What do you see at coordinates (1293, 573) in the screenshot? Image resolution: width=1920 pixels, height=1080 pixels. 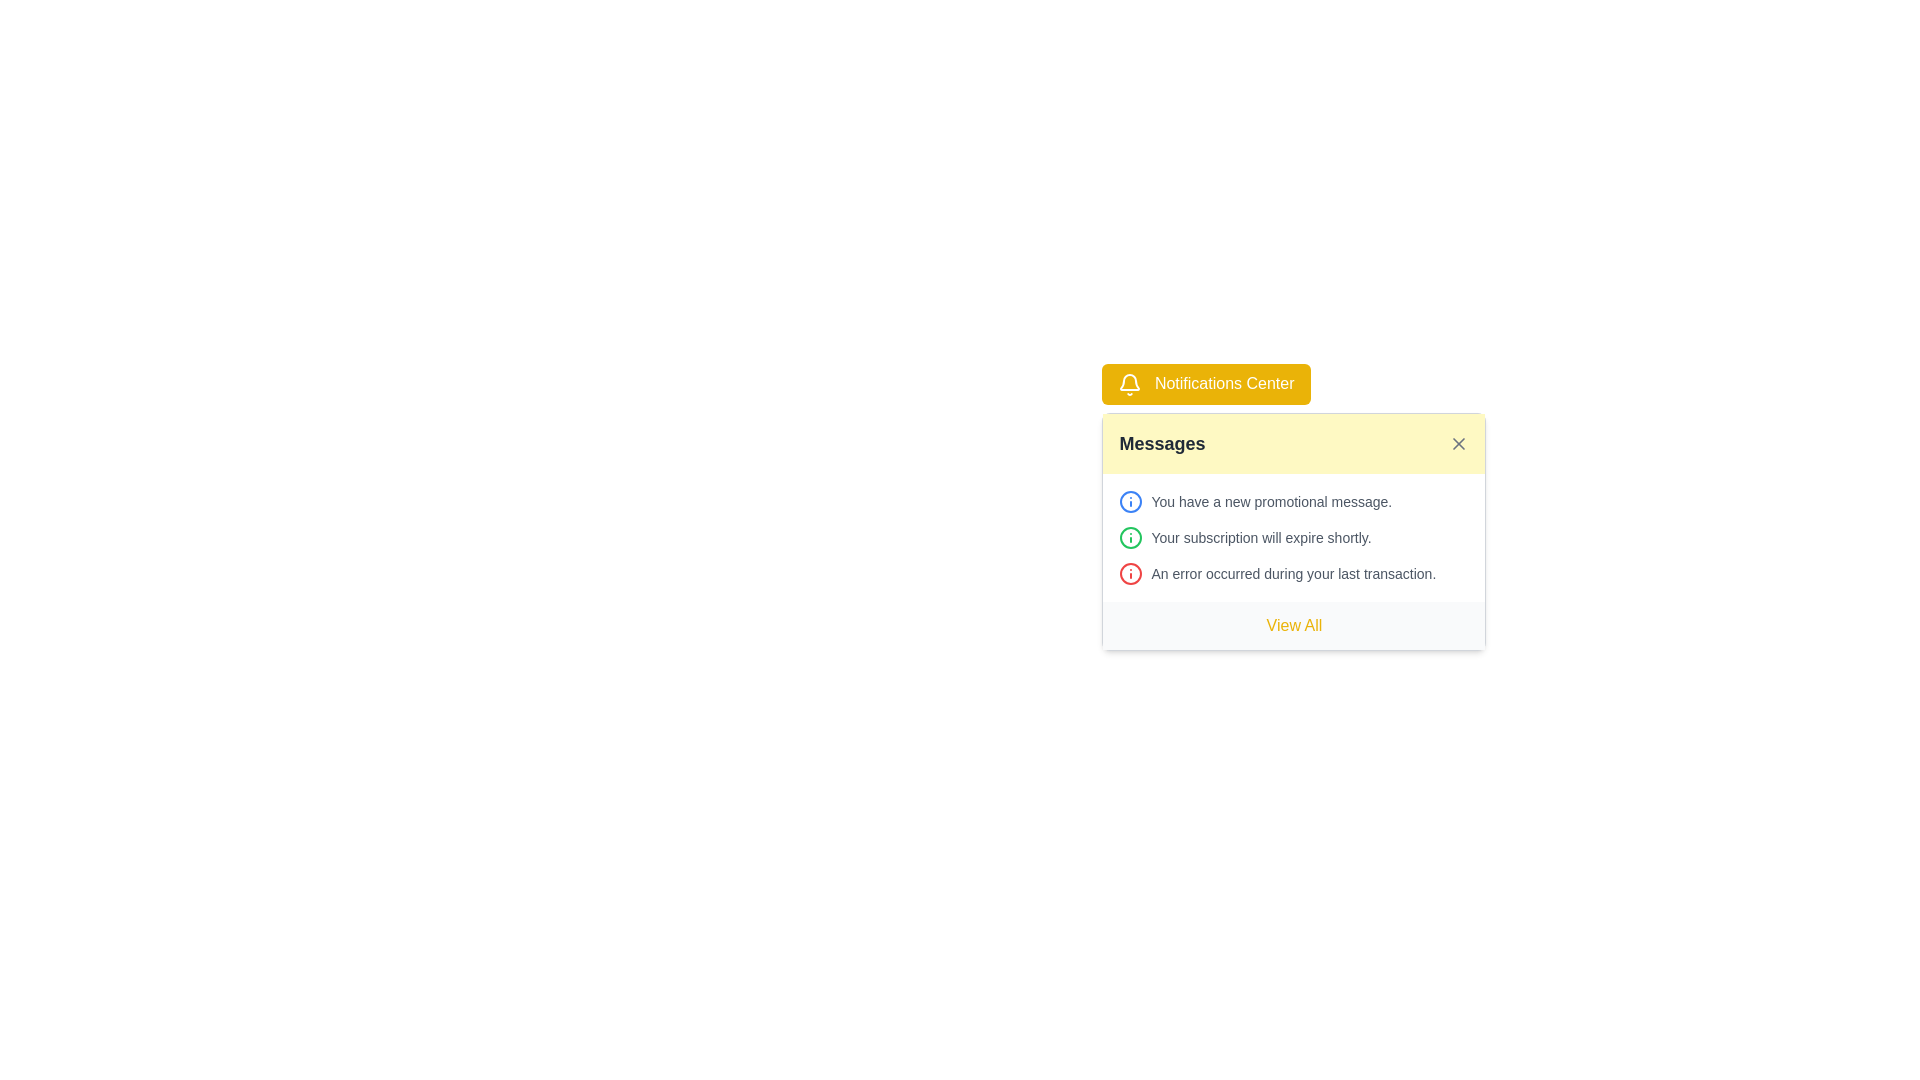 I see `the static text that reads 'An error occurred during your last transaction.', which is styled in gray and positioned within a notification section as the last item after two notifications` at bounding box center [1293, 573].